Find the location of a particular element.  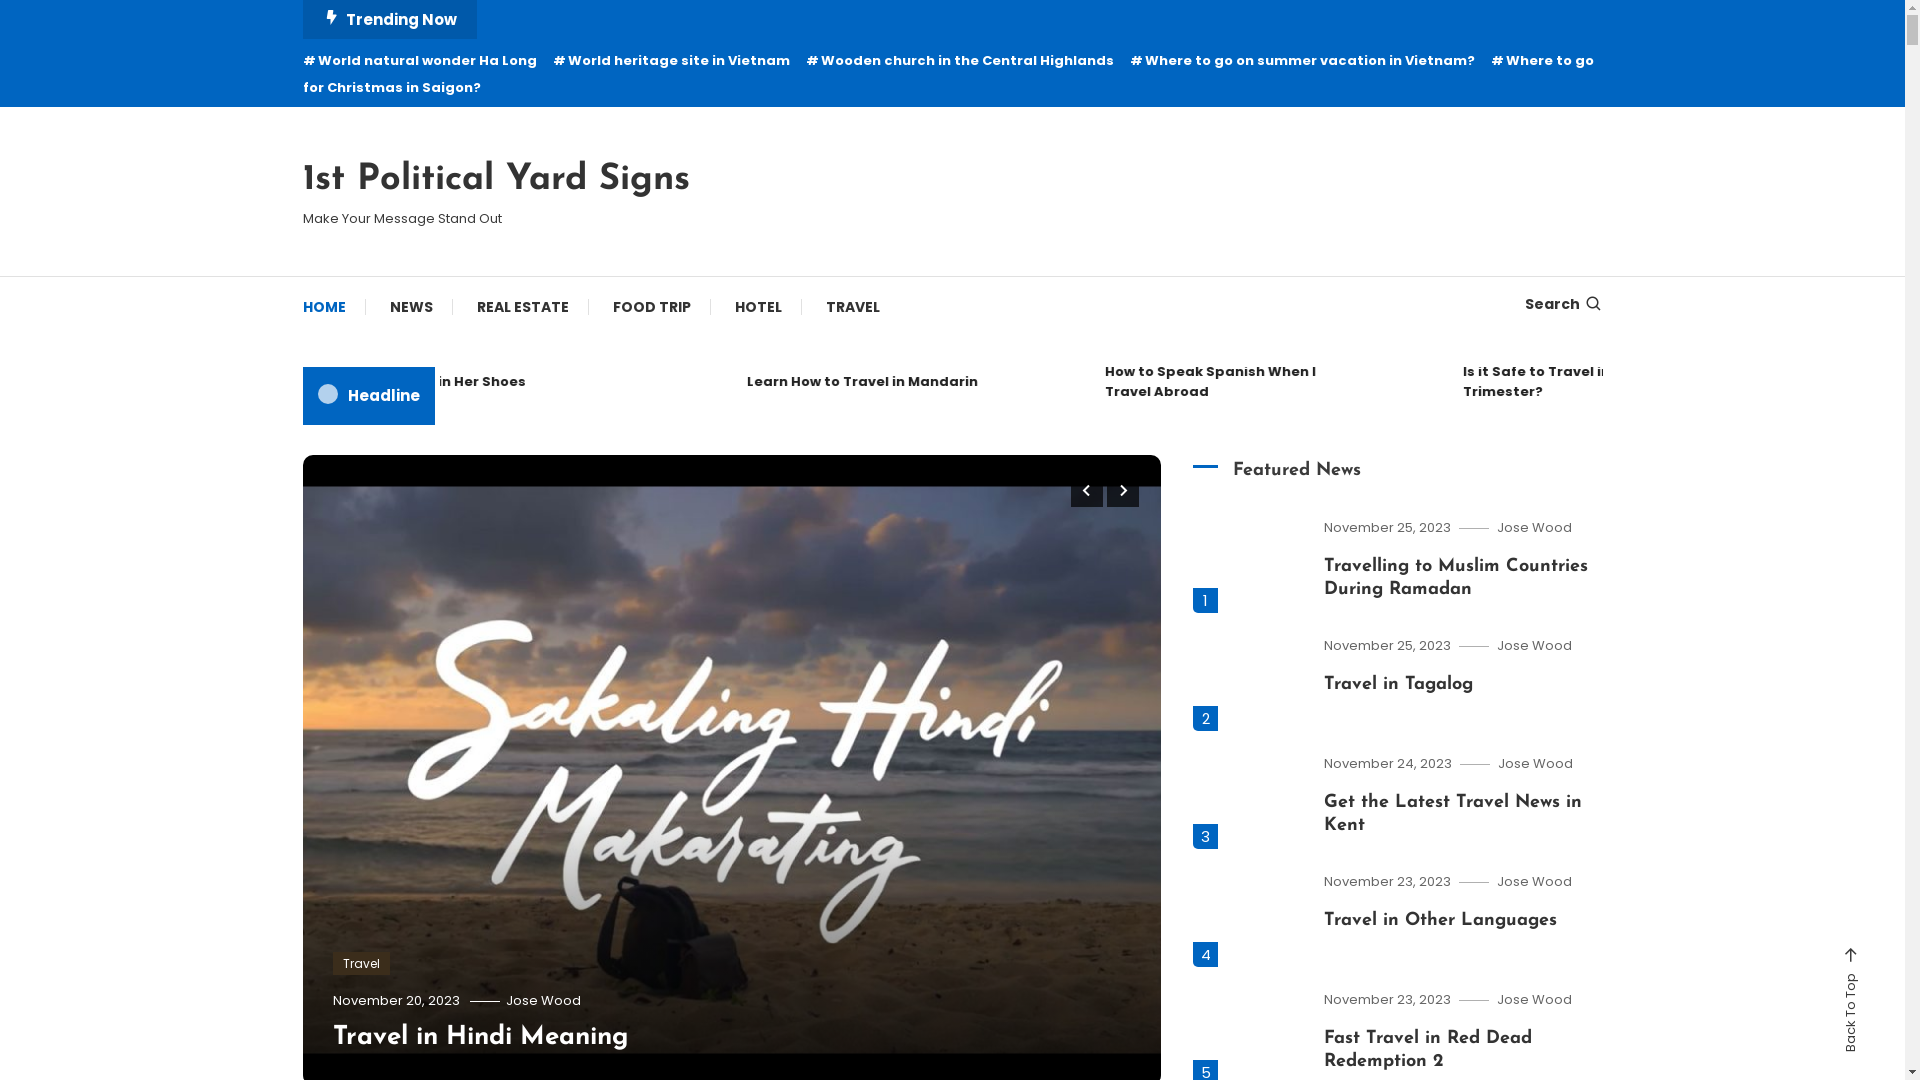

'November 25, 2023' is located at coordinates (1324, 526).